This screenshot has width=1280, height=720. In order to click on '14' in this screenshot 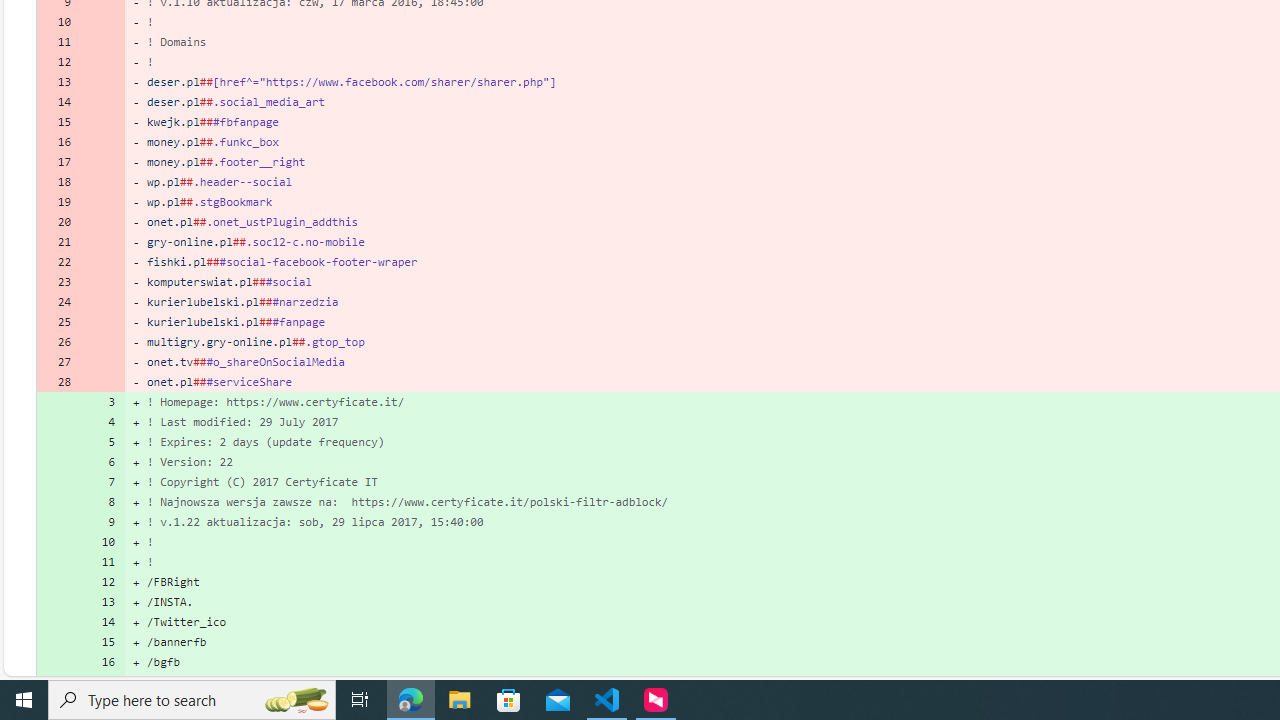, I will do `click(102, 621)`.